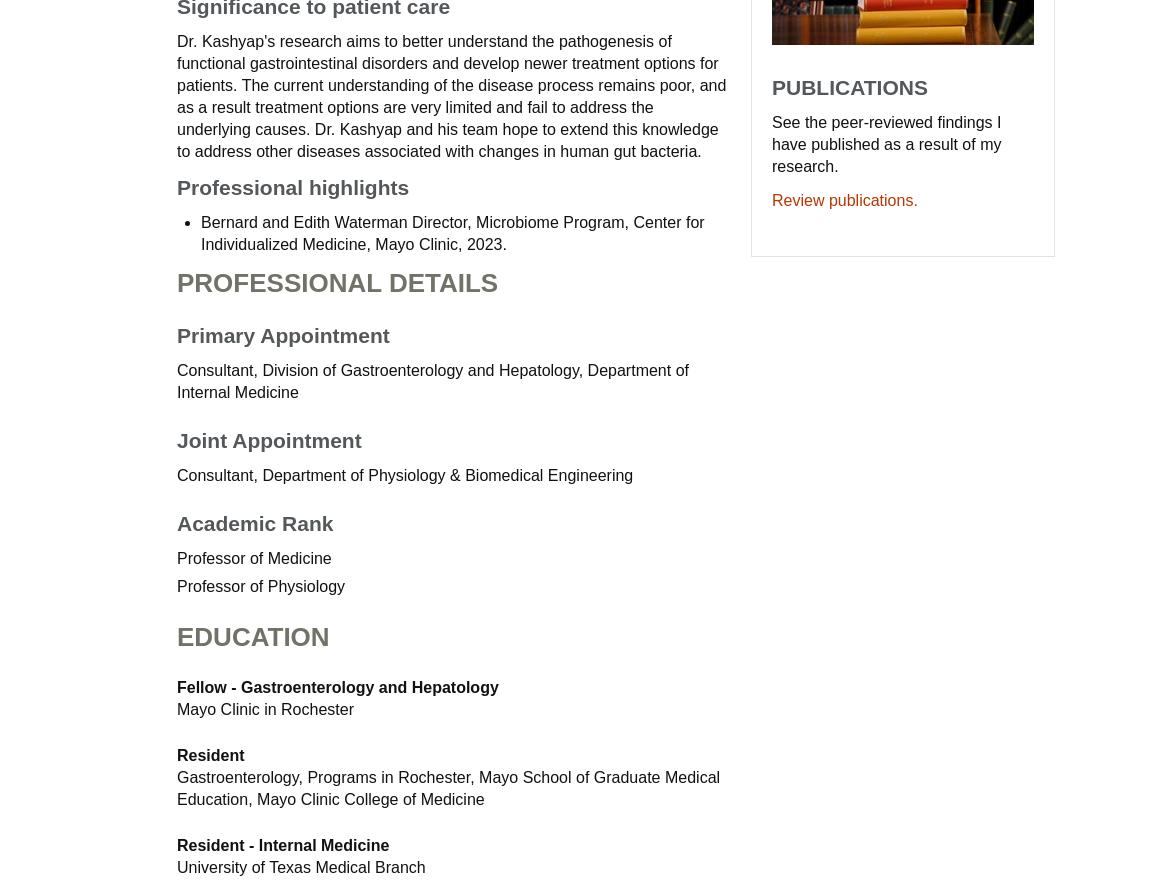 The height and width of the screenshot is (888, 1150). Describe the element at coordinates (253, 522) in the screenshot. I see `'Academic Rank'` at that location.